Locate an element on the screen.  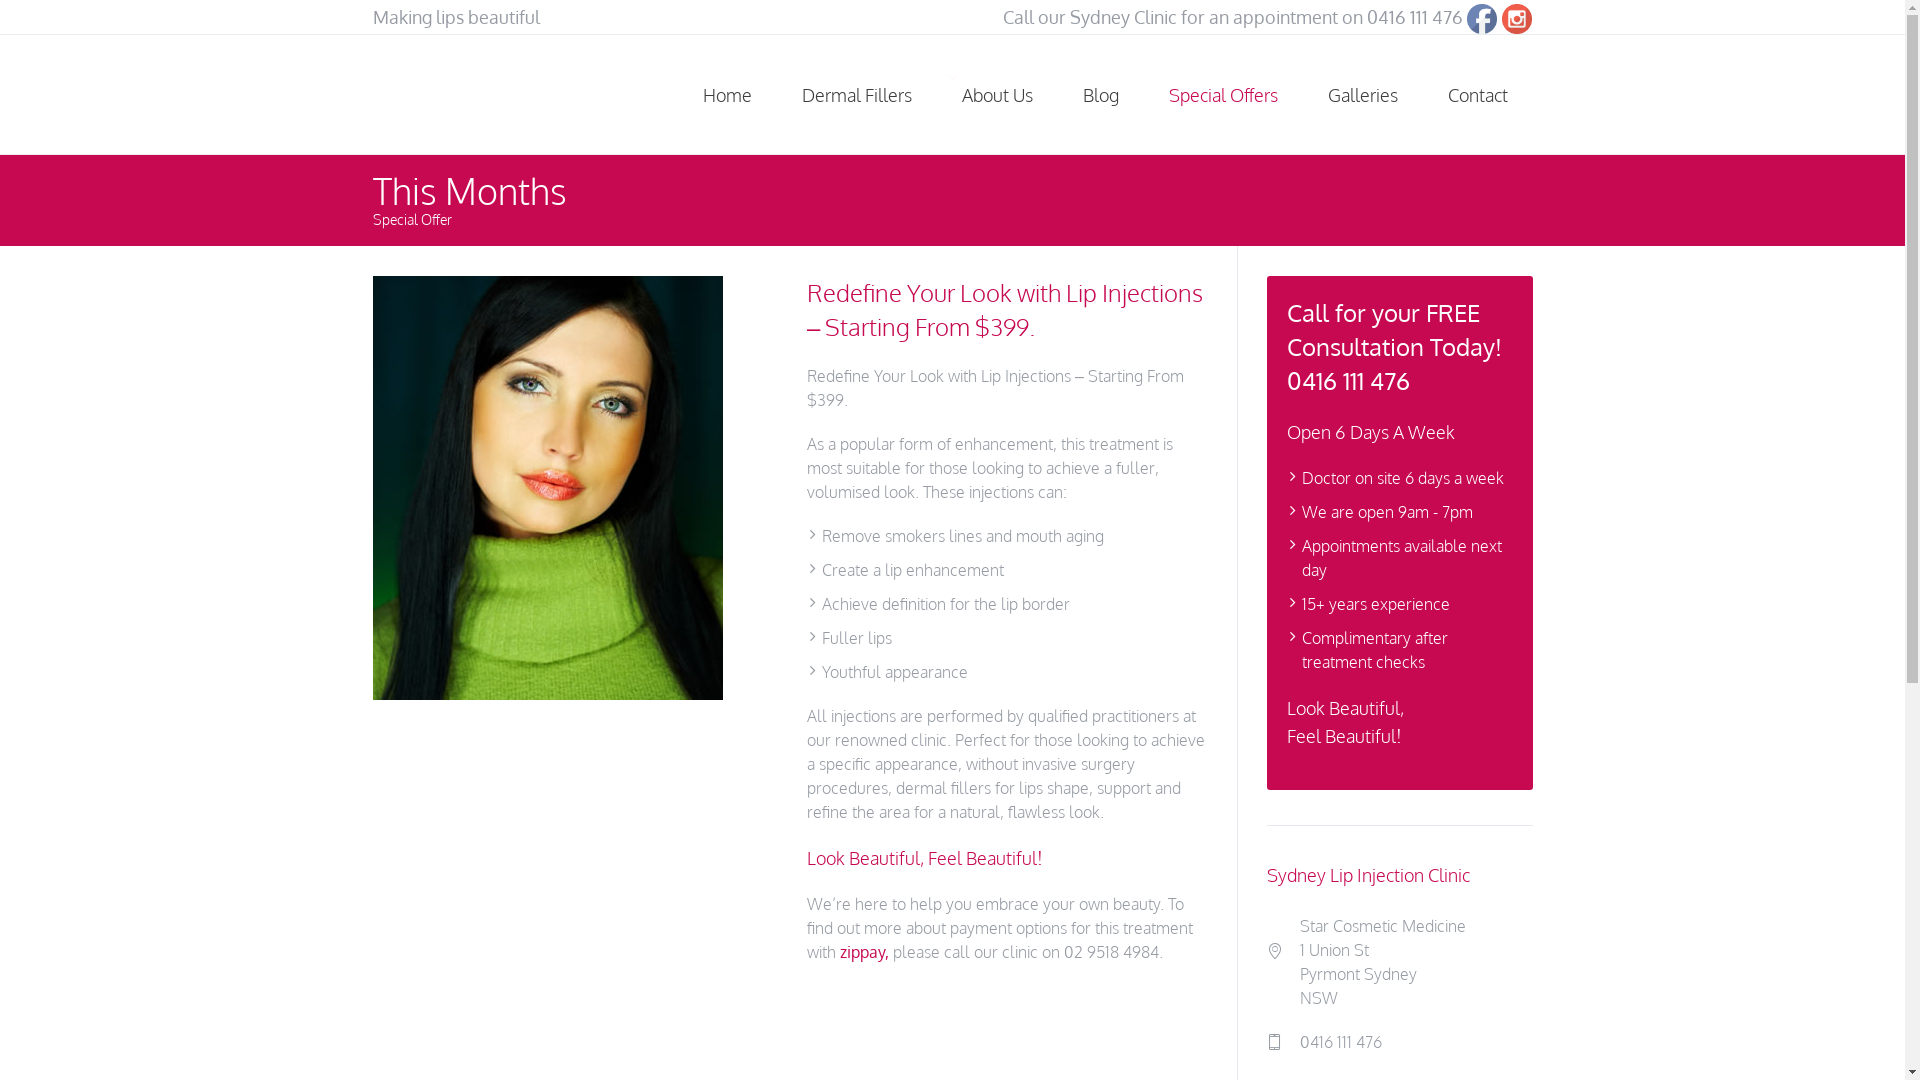
'Instagram' is located at coordinates (1516, 19).